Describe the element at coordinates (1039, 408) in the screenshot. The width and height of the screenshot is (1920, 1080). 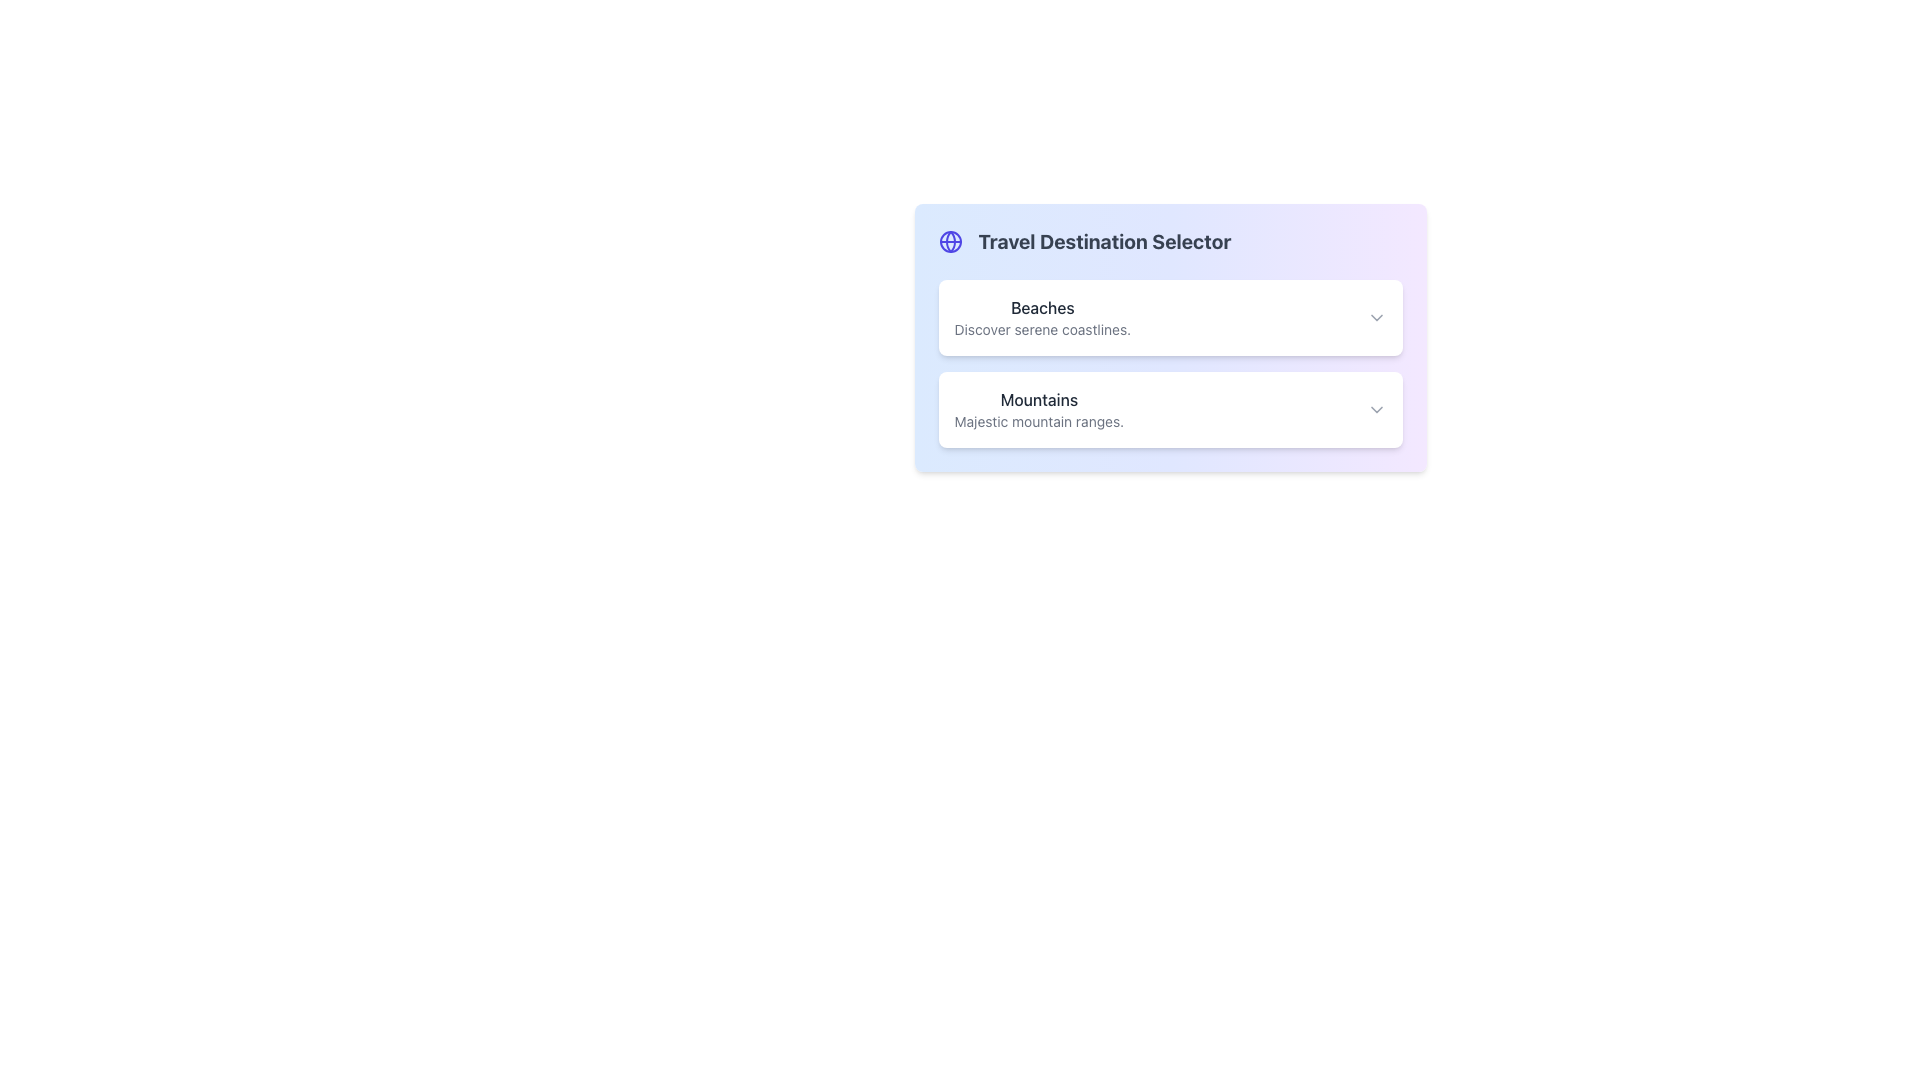
I see `the text label element with the heading 'Mountains' and description 'Majestic mountain ranges.'` at that location.